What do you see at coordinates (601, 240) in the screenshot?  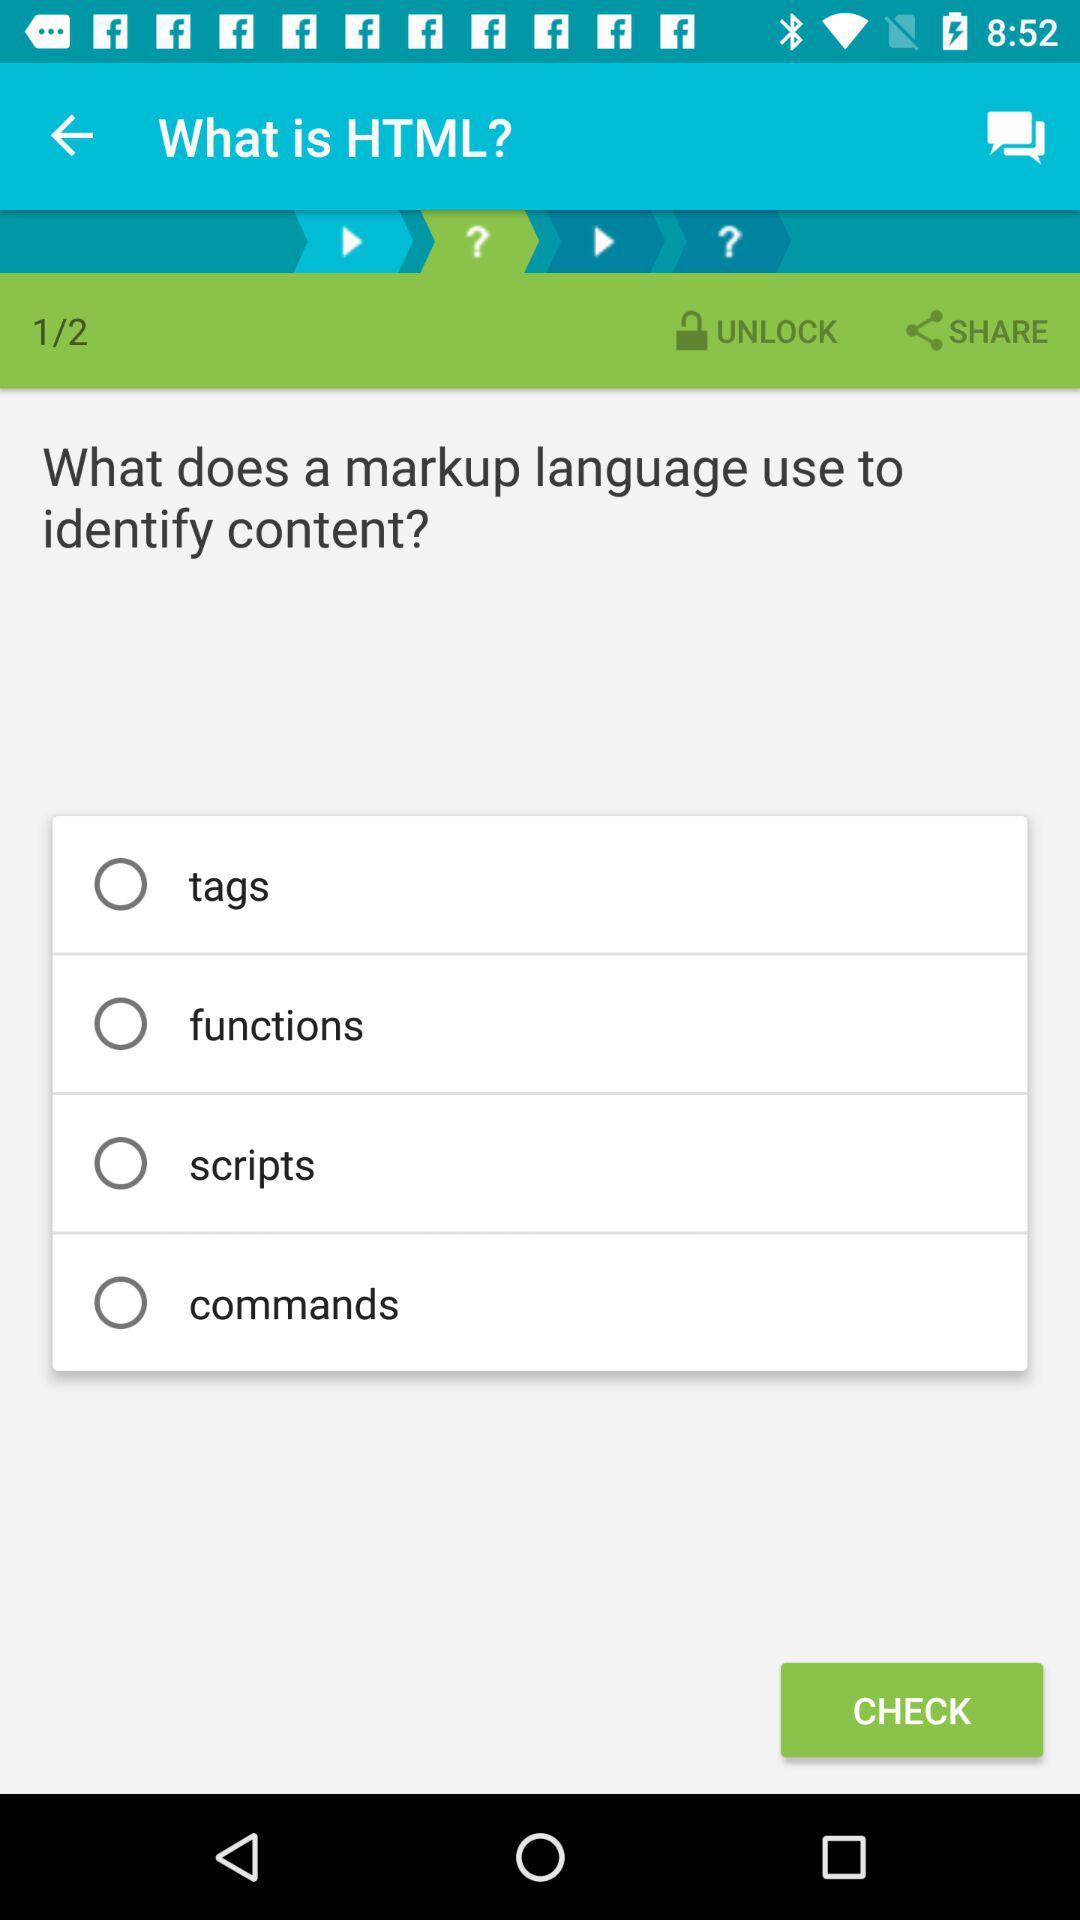 I see `open next tab` at bounding box center [601, 240].